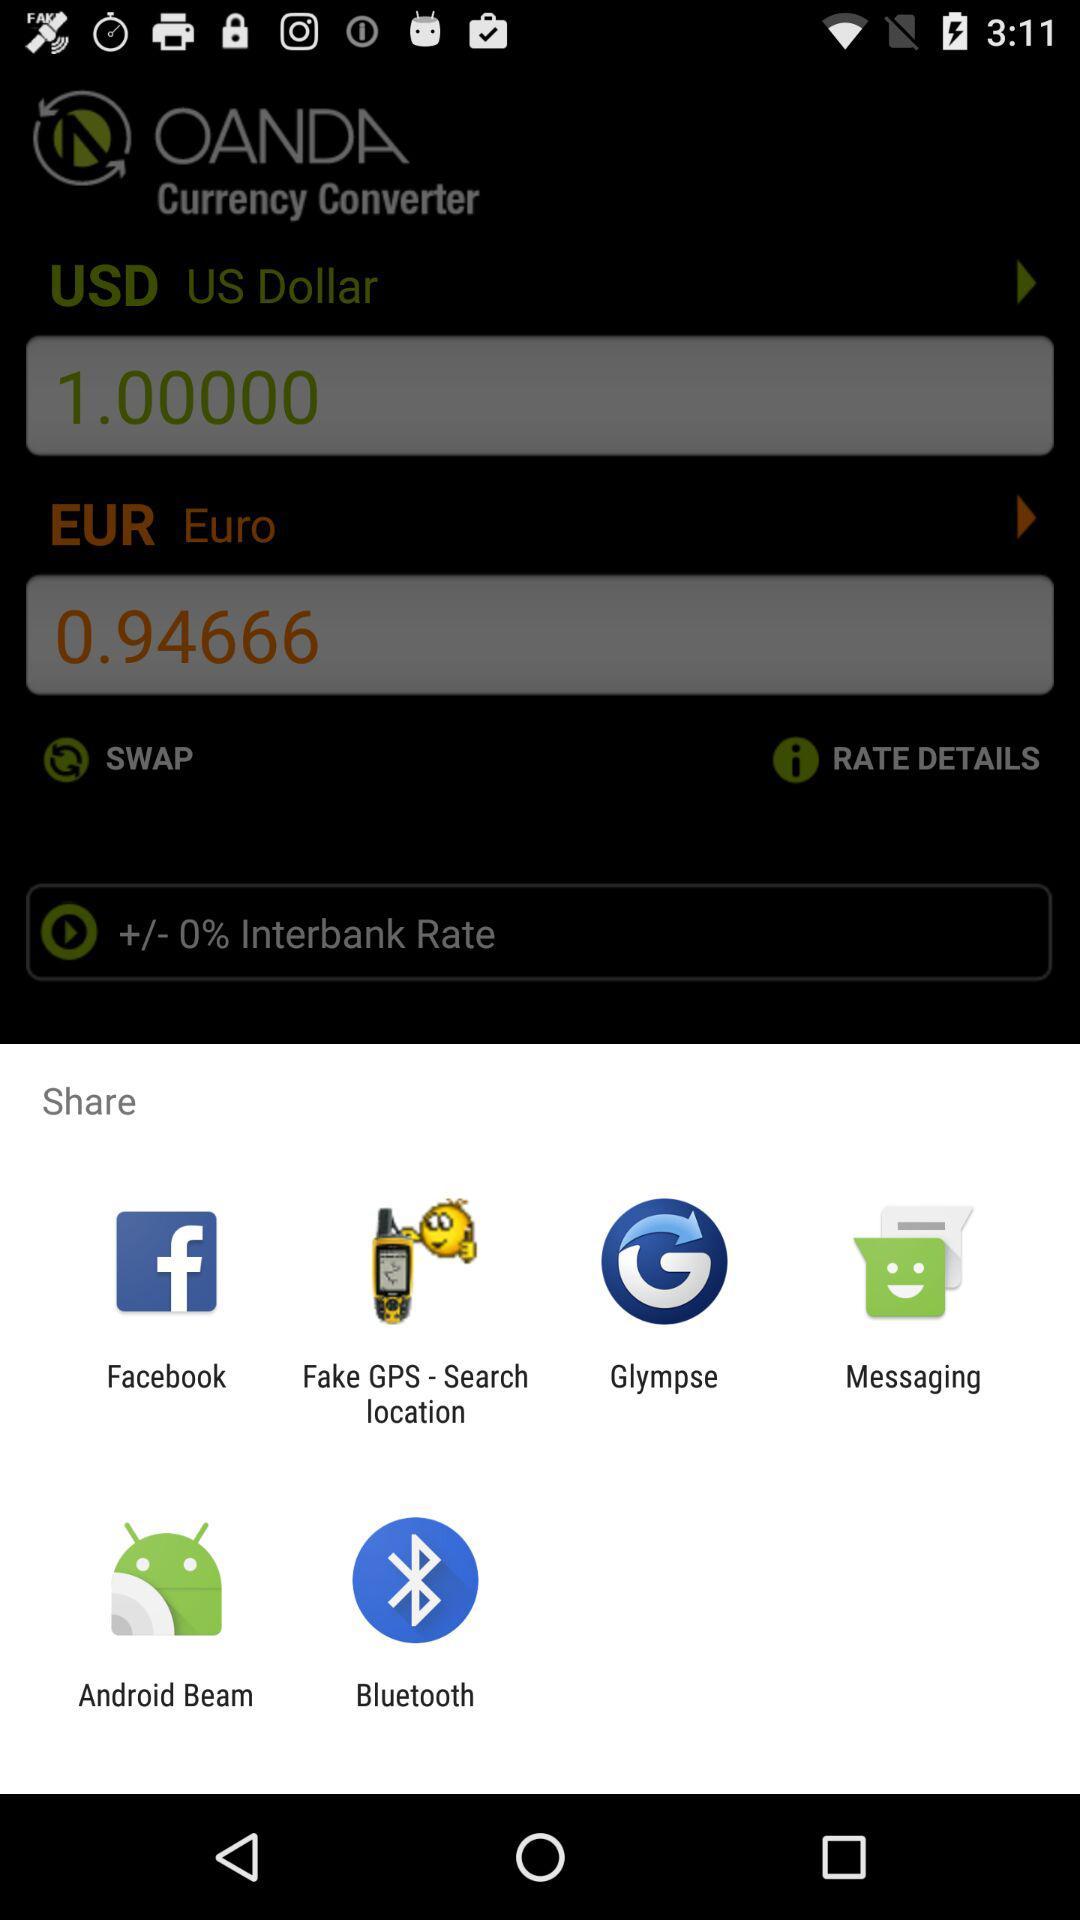  What do you see at coordinates (414, 1392) in the screenshot?
I see `fake gps search app` at bounding box center [414, 1392].